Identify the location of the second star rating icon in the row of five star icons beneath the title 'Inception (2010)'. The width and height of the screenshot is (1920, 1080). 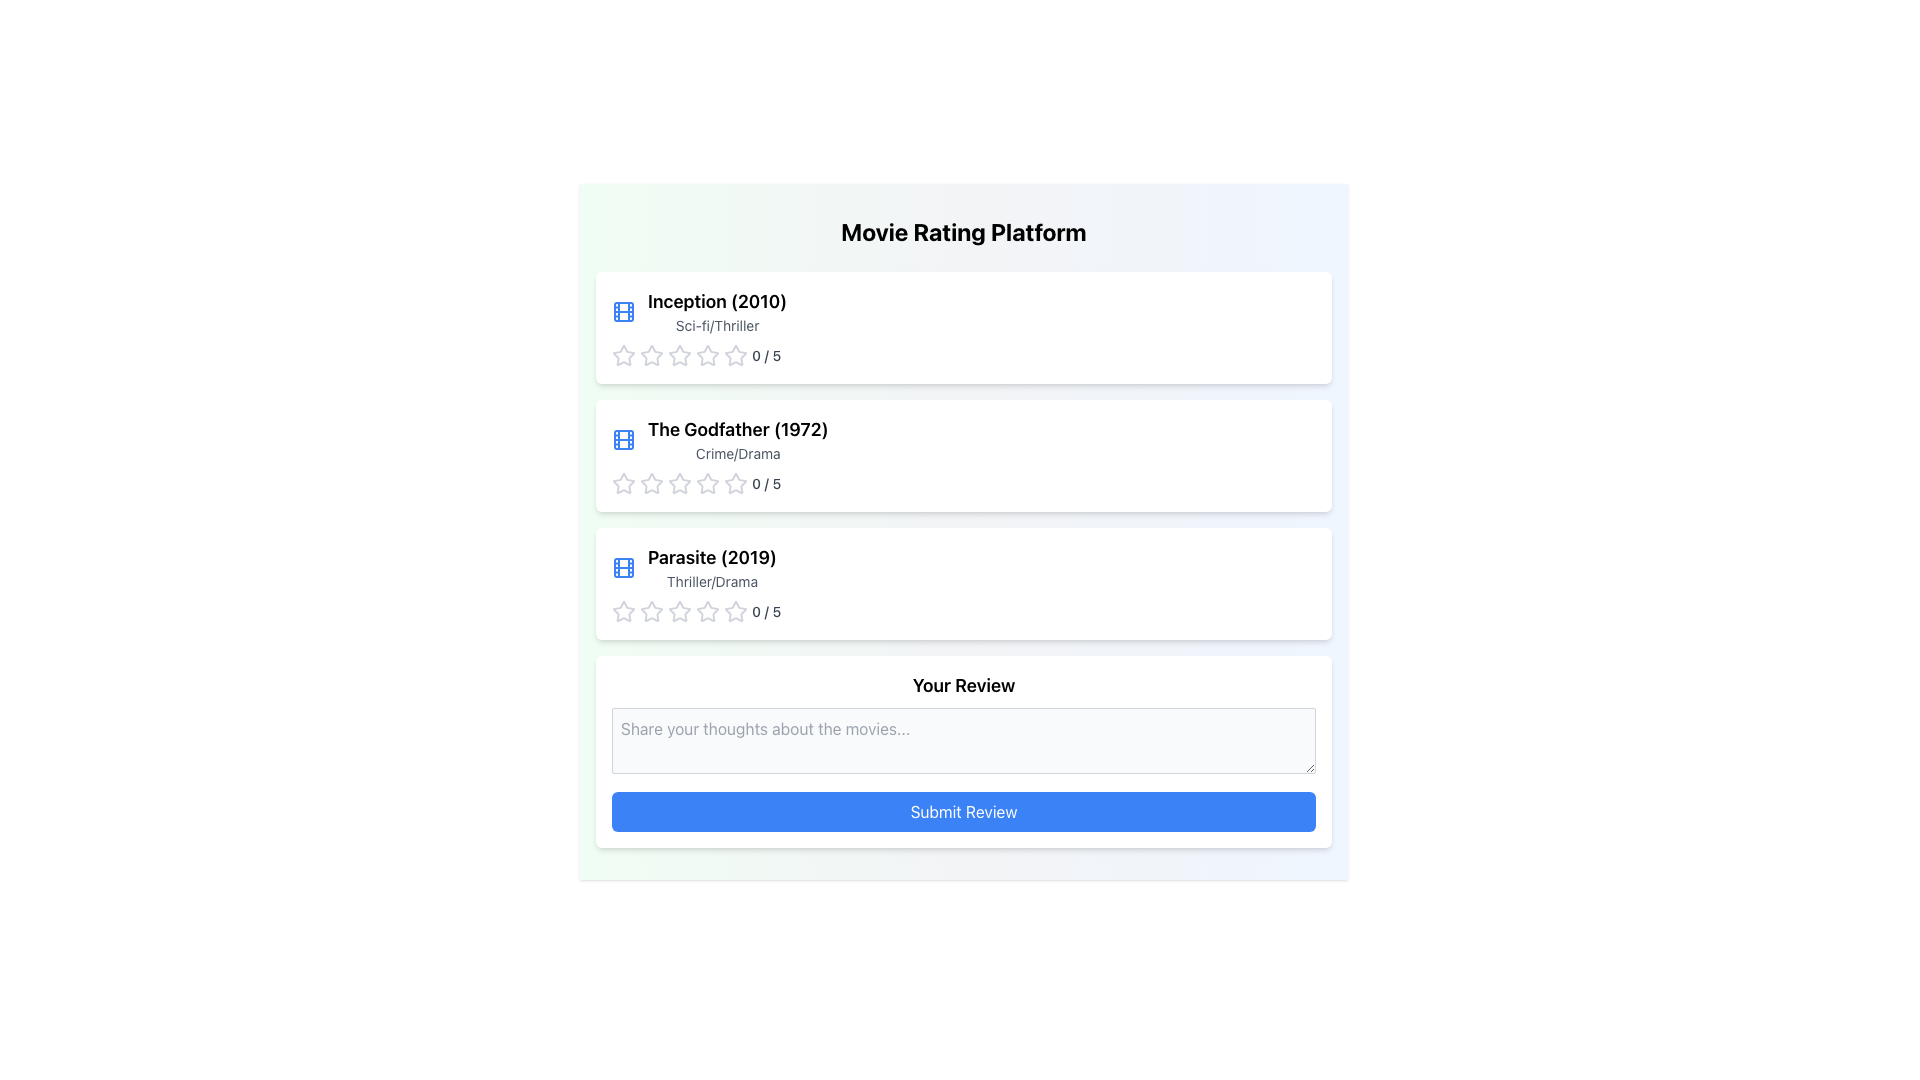
(652, 354).